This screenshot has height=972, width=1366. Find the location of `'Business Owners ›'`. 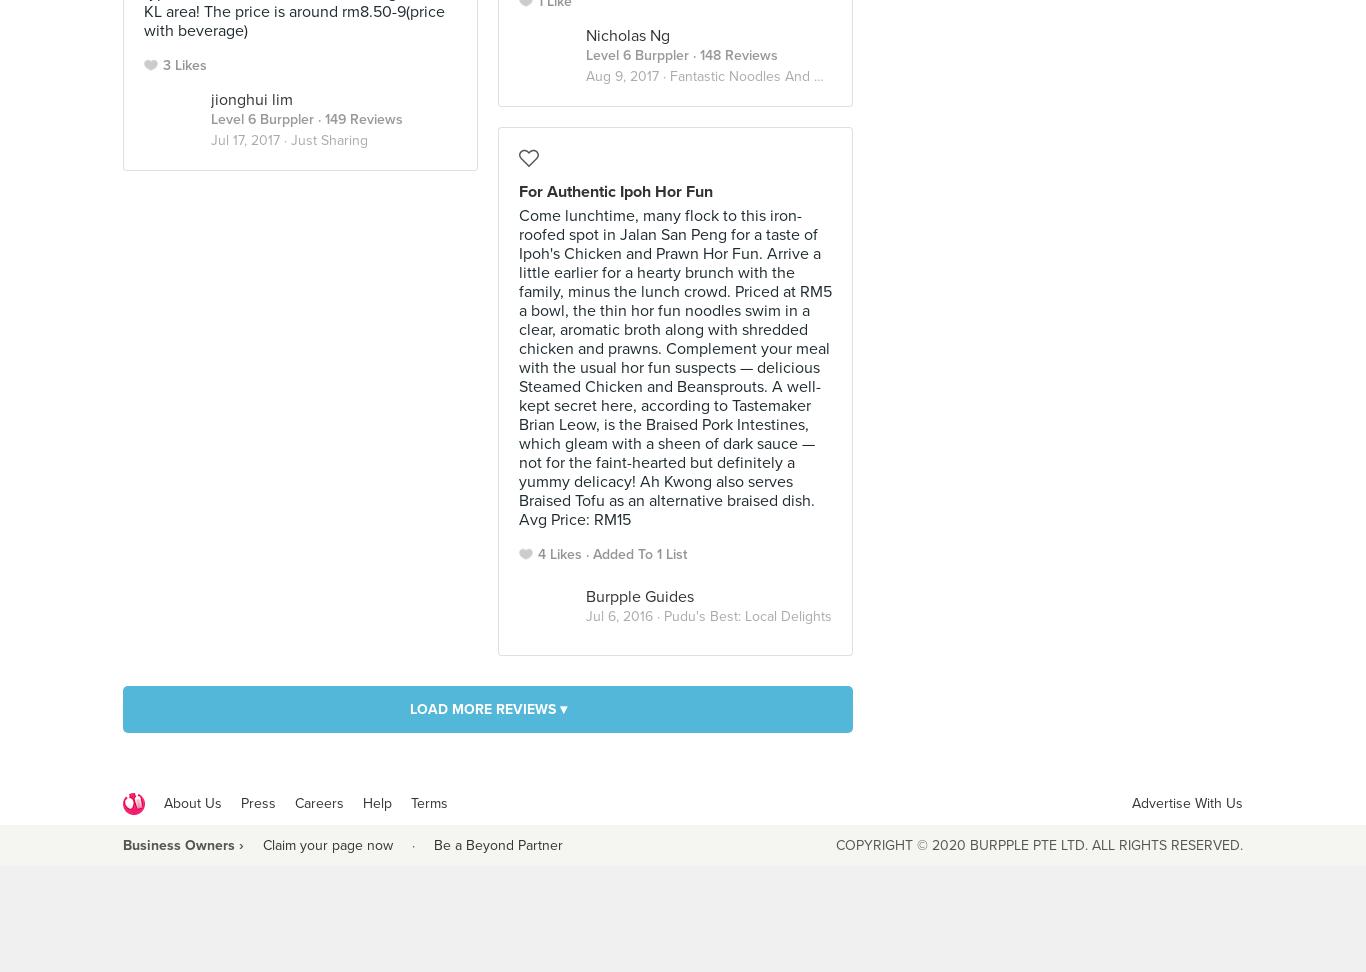

'Business Owners ›' is located at coordinates (182, 843).